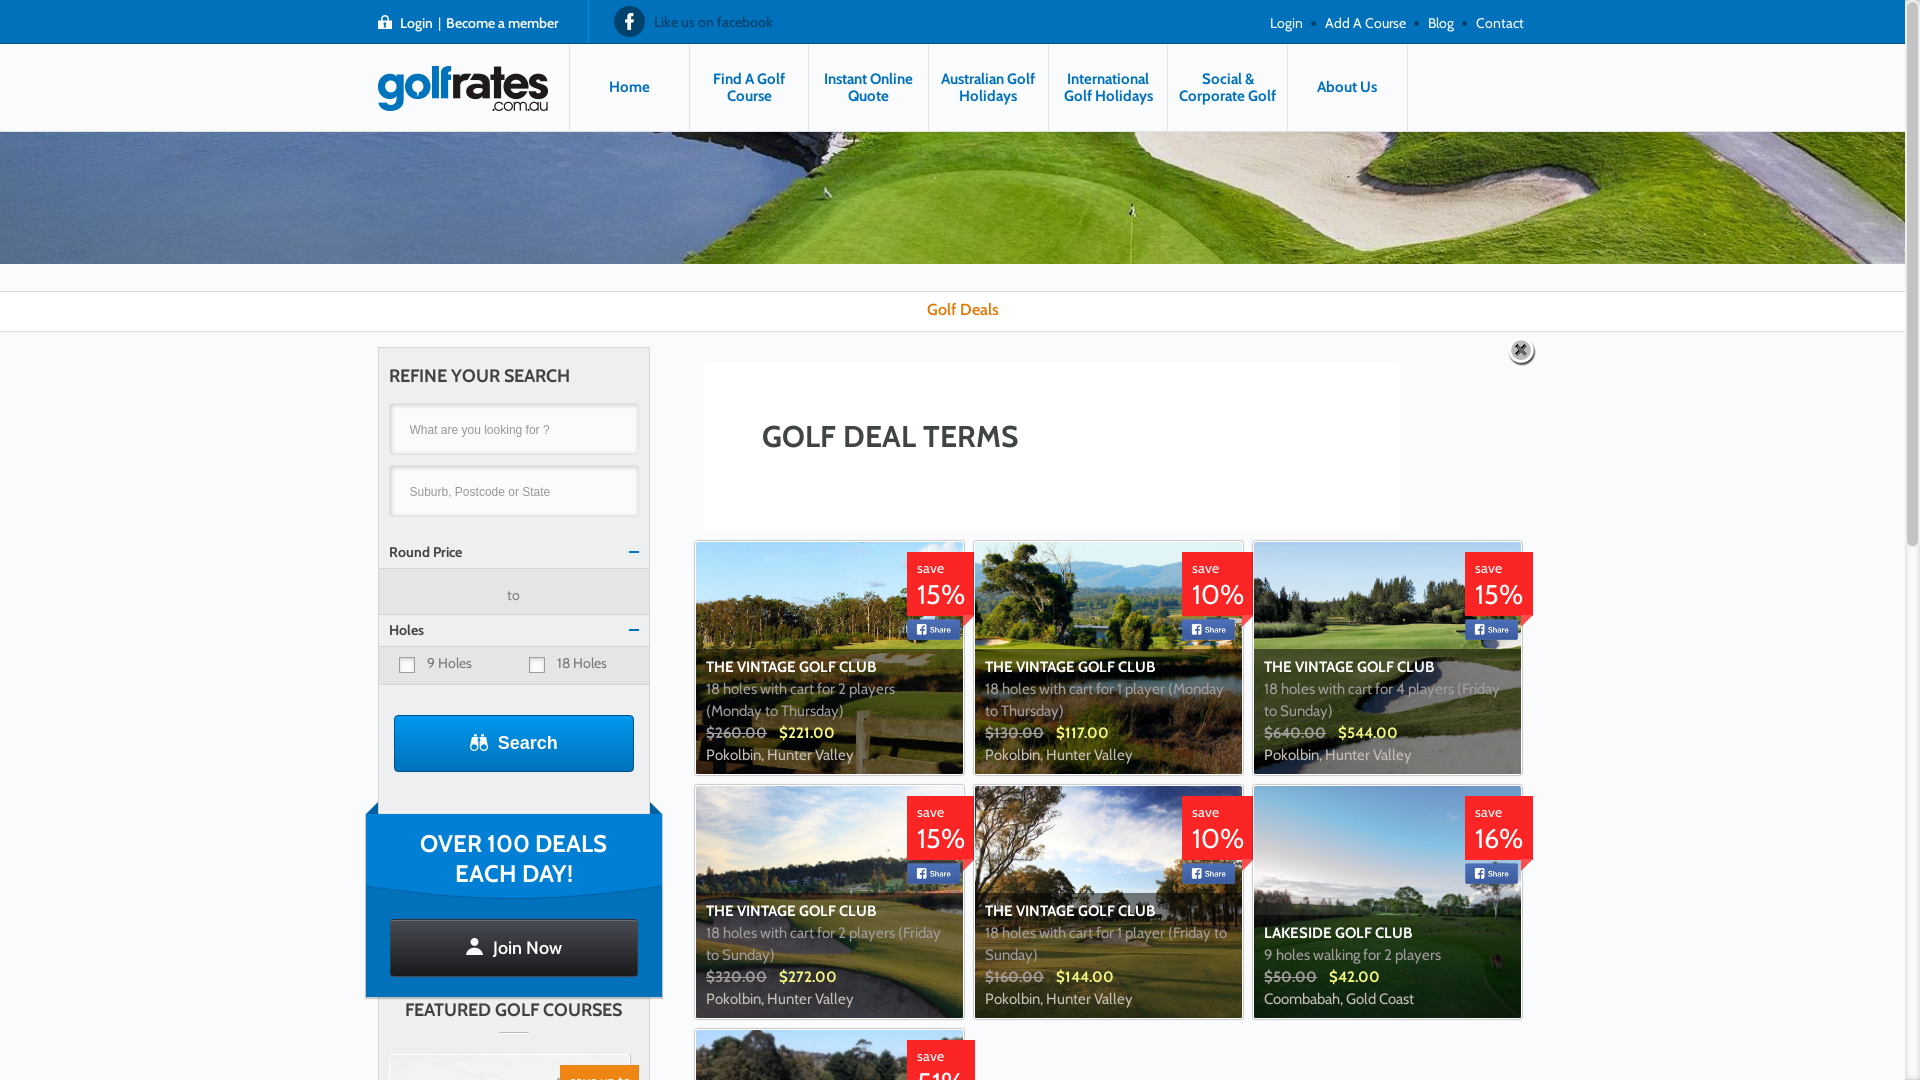 The height and width of the screenshot is (1080, 1920). What do you see at coordinates (748, 86) in the screenshot?
I see `'Find A Golf Course'` at bounding box center [748, 86].